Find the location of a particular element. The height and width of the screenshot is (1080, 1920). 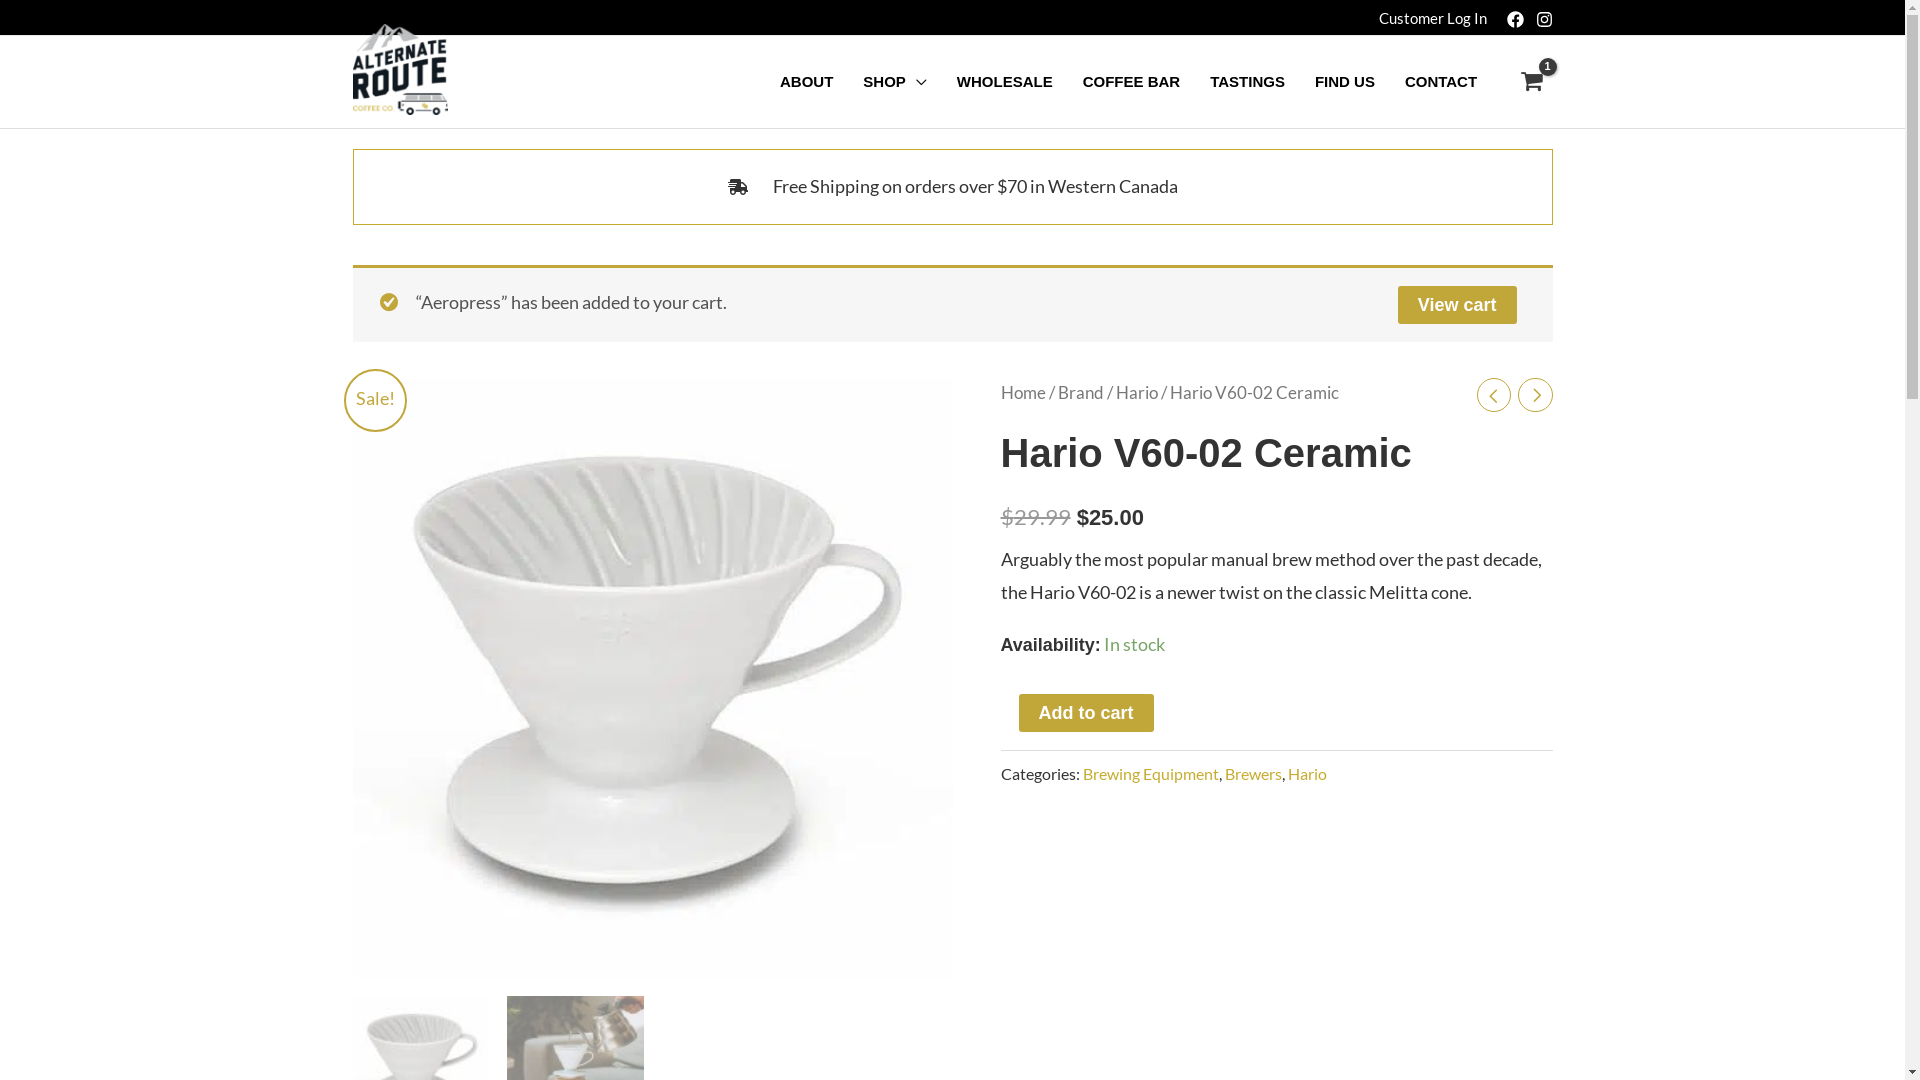

'CONTACT' is located at coordinates (1440, 80).